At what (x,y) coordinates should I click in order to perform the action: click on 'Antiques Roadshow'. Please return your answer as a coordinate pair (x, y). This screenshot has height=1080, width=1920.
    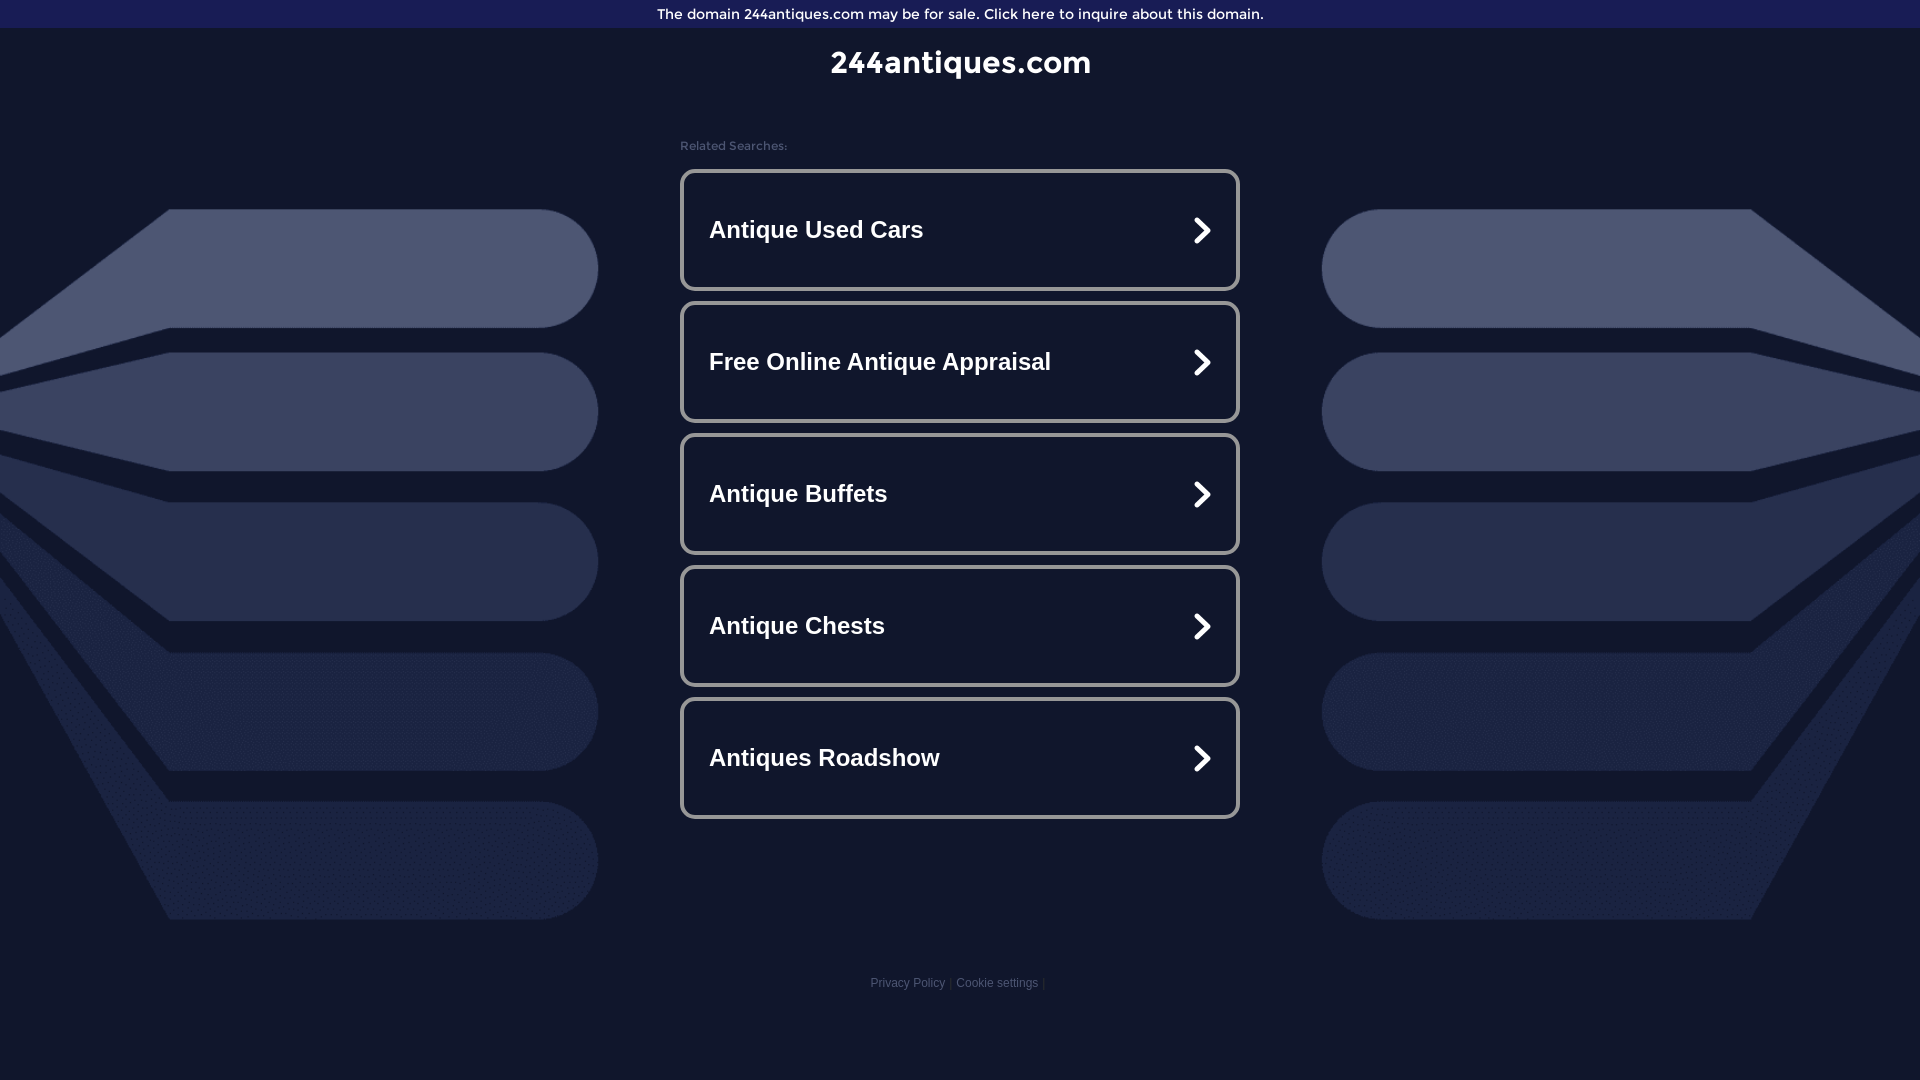
    Looking at the image, I should click on (960, 758).